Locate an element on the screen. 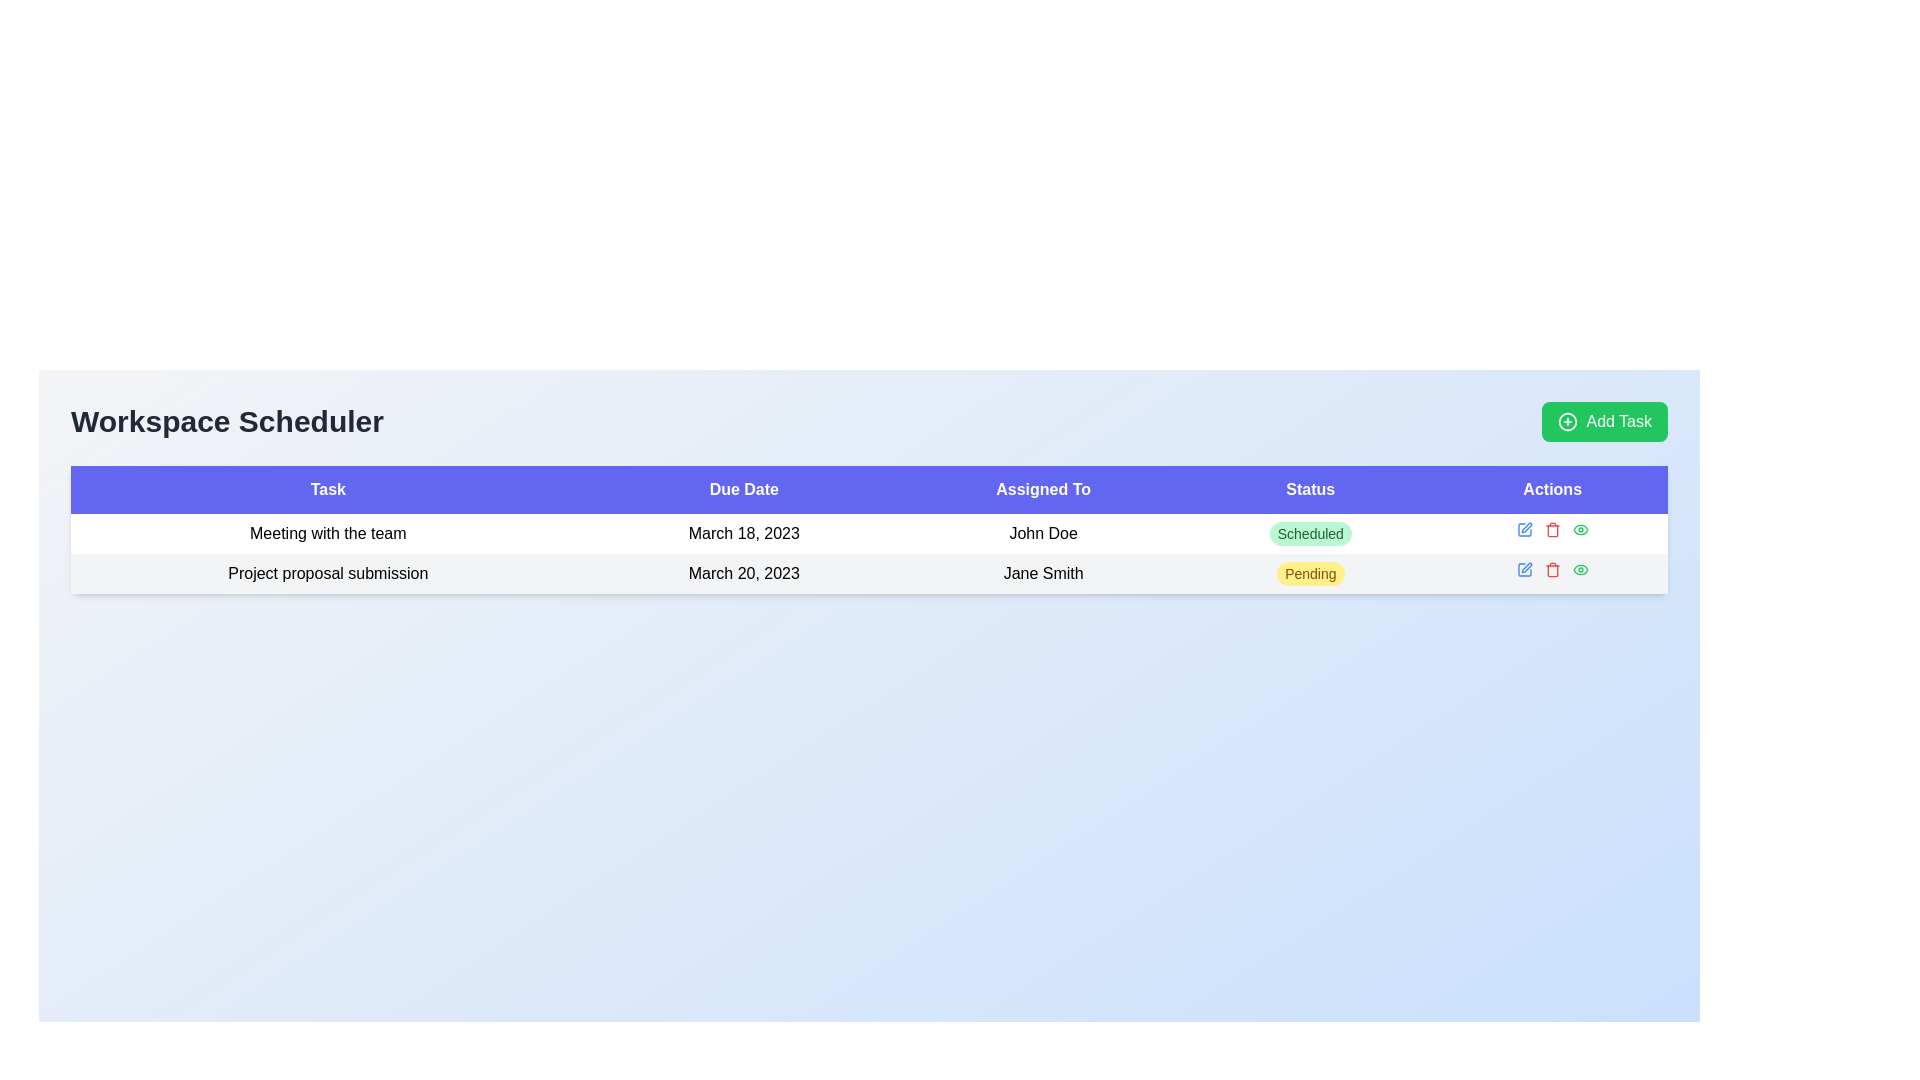 This screenshot has height=1080, width=1920. the informational text displaying the assignee 'Jane Smith' within the task row for 'Project proposal submission', located under the 'Assigned To' column is located at coordinates (1042, 574).